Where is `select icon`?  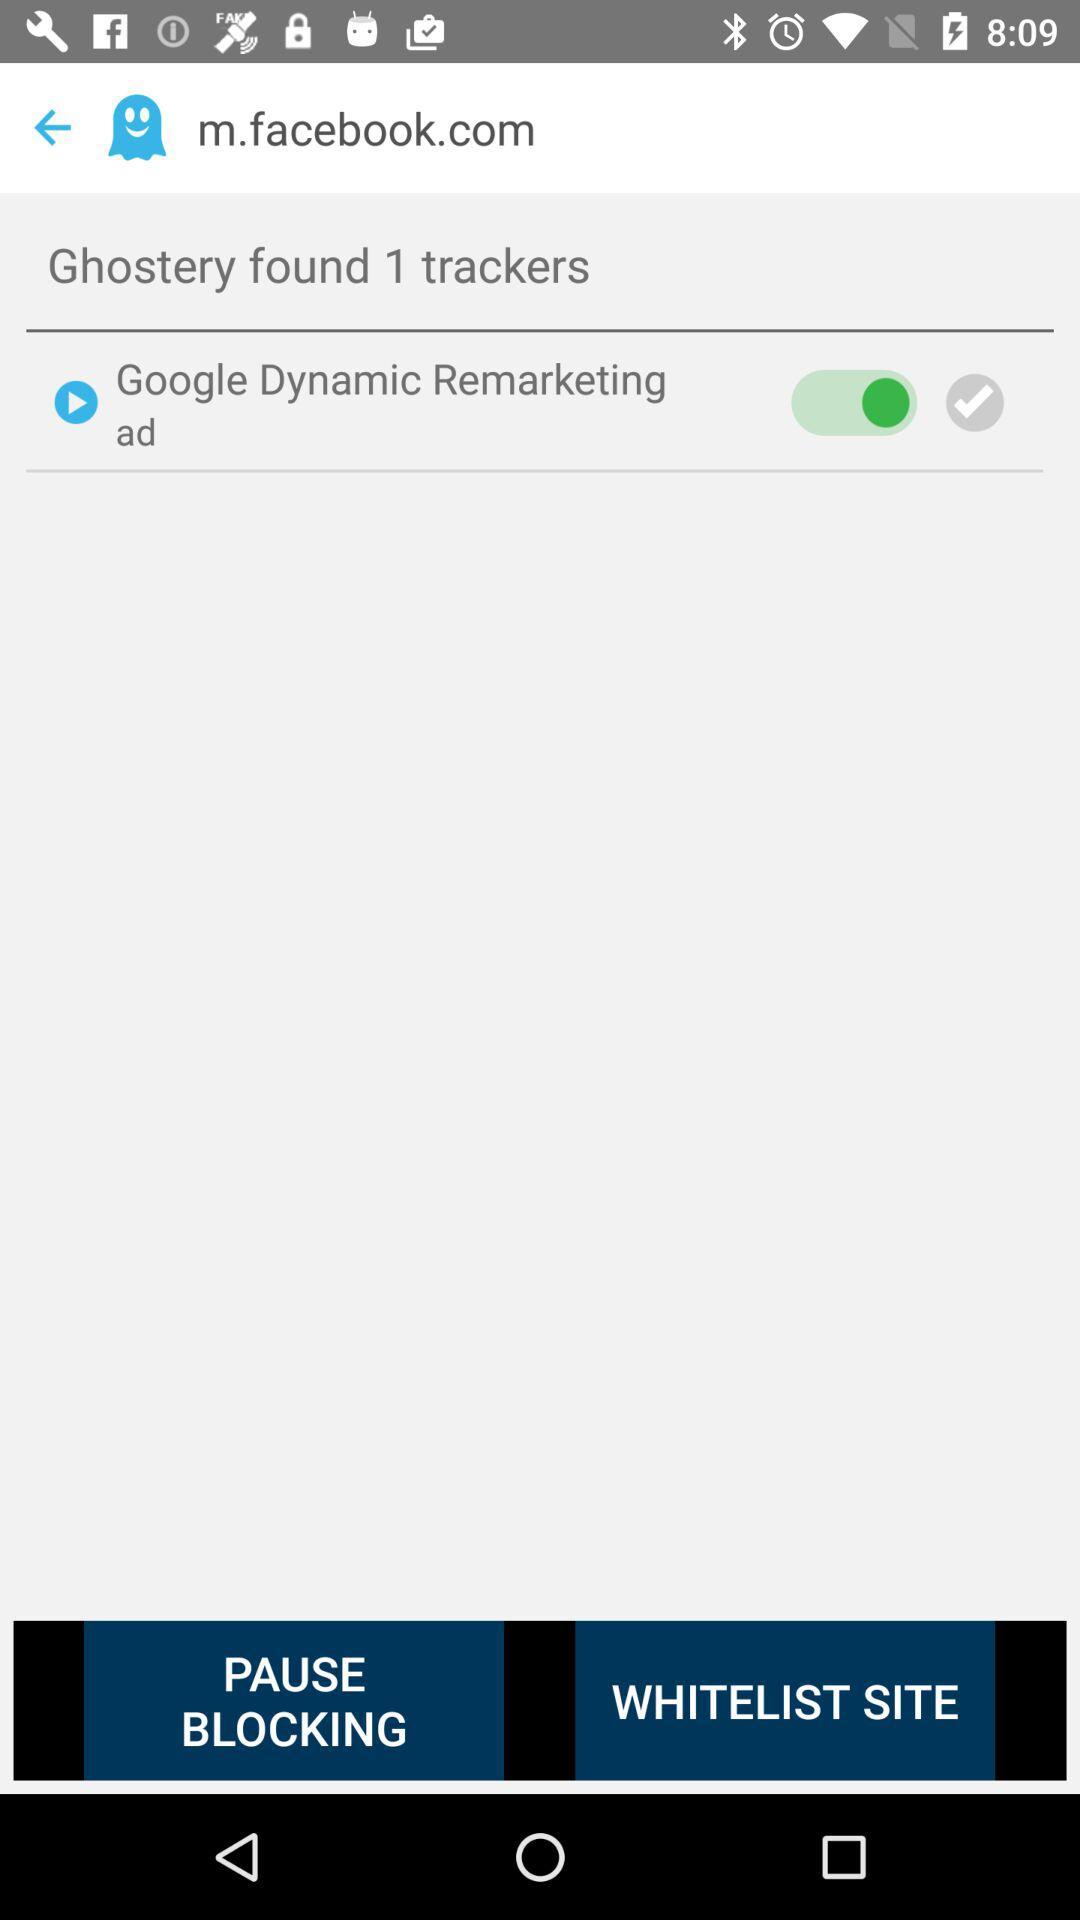 select icon is located at coordinates (987, 402).